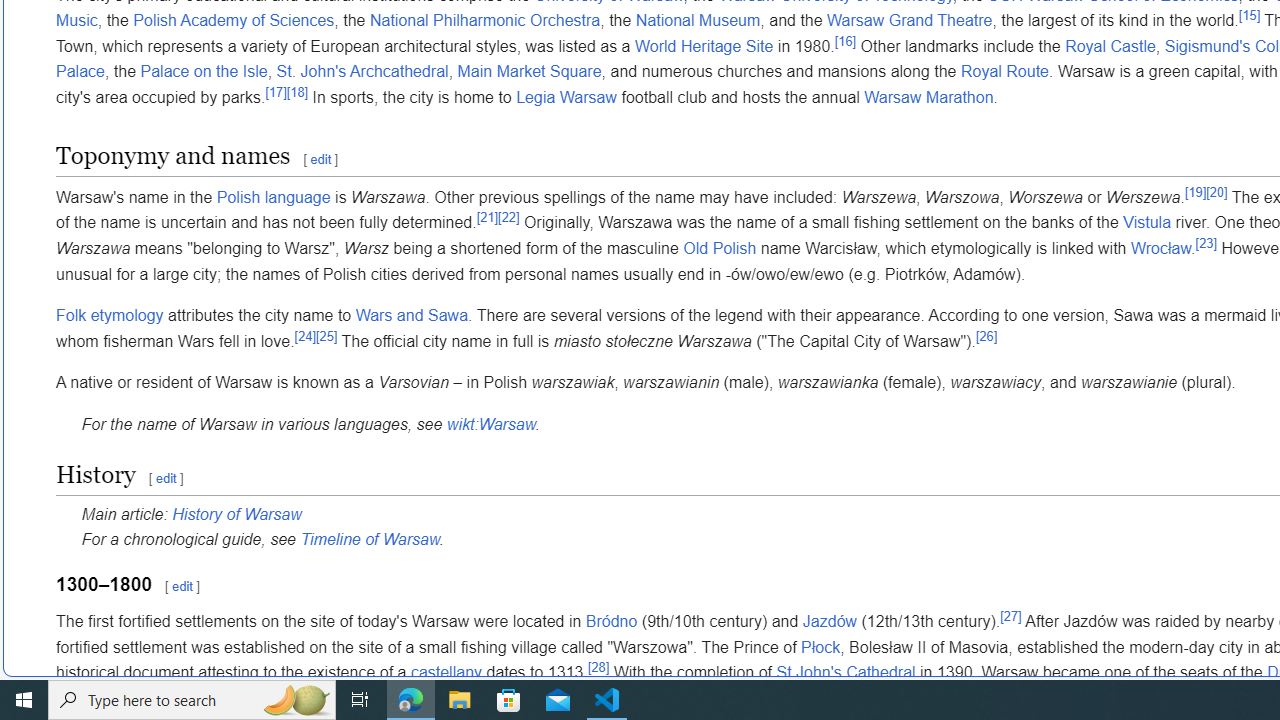 Image resolution: width=1280 pixels, height=720 pixels. What do you see at coordinates (529, 71) in the screenshot?
I see `'Main Market Square'` at bounding box center [529, 71].